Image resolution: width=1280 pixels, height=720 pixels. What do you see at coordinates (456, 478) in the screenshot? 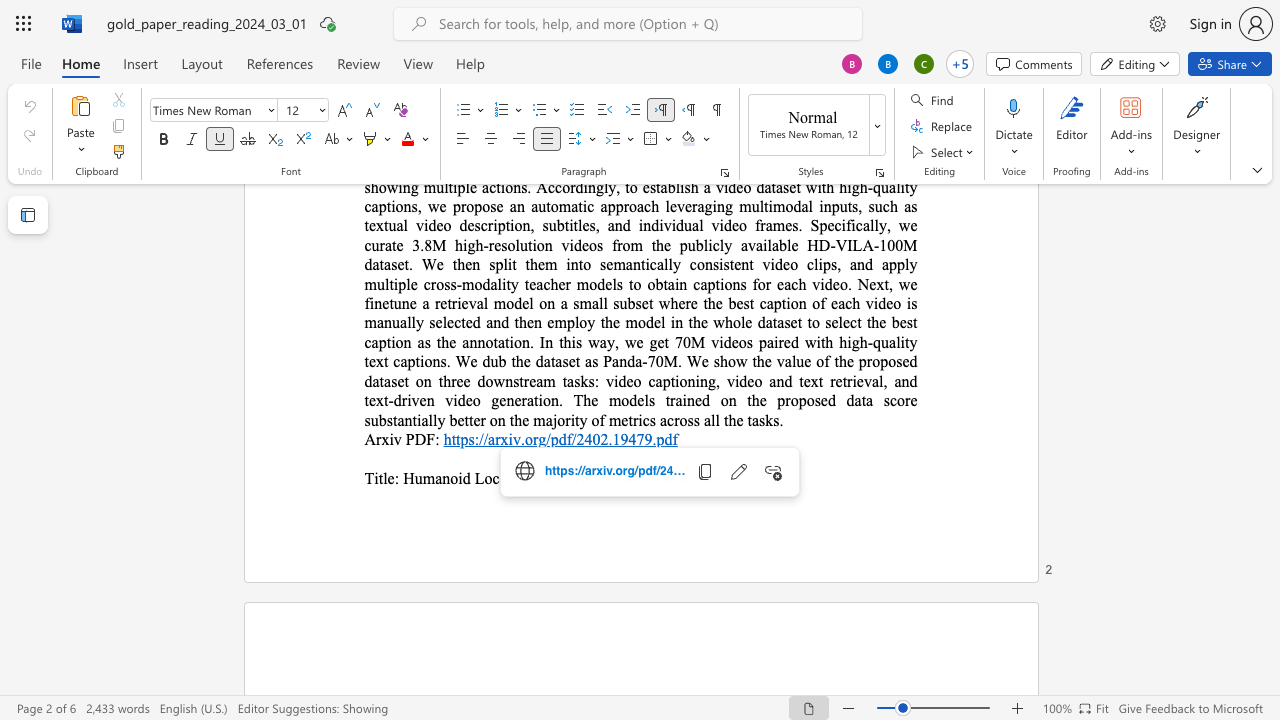
I see `the space between the continuous character "o" and "i" in the text` at bounding box center [456, 478].